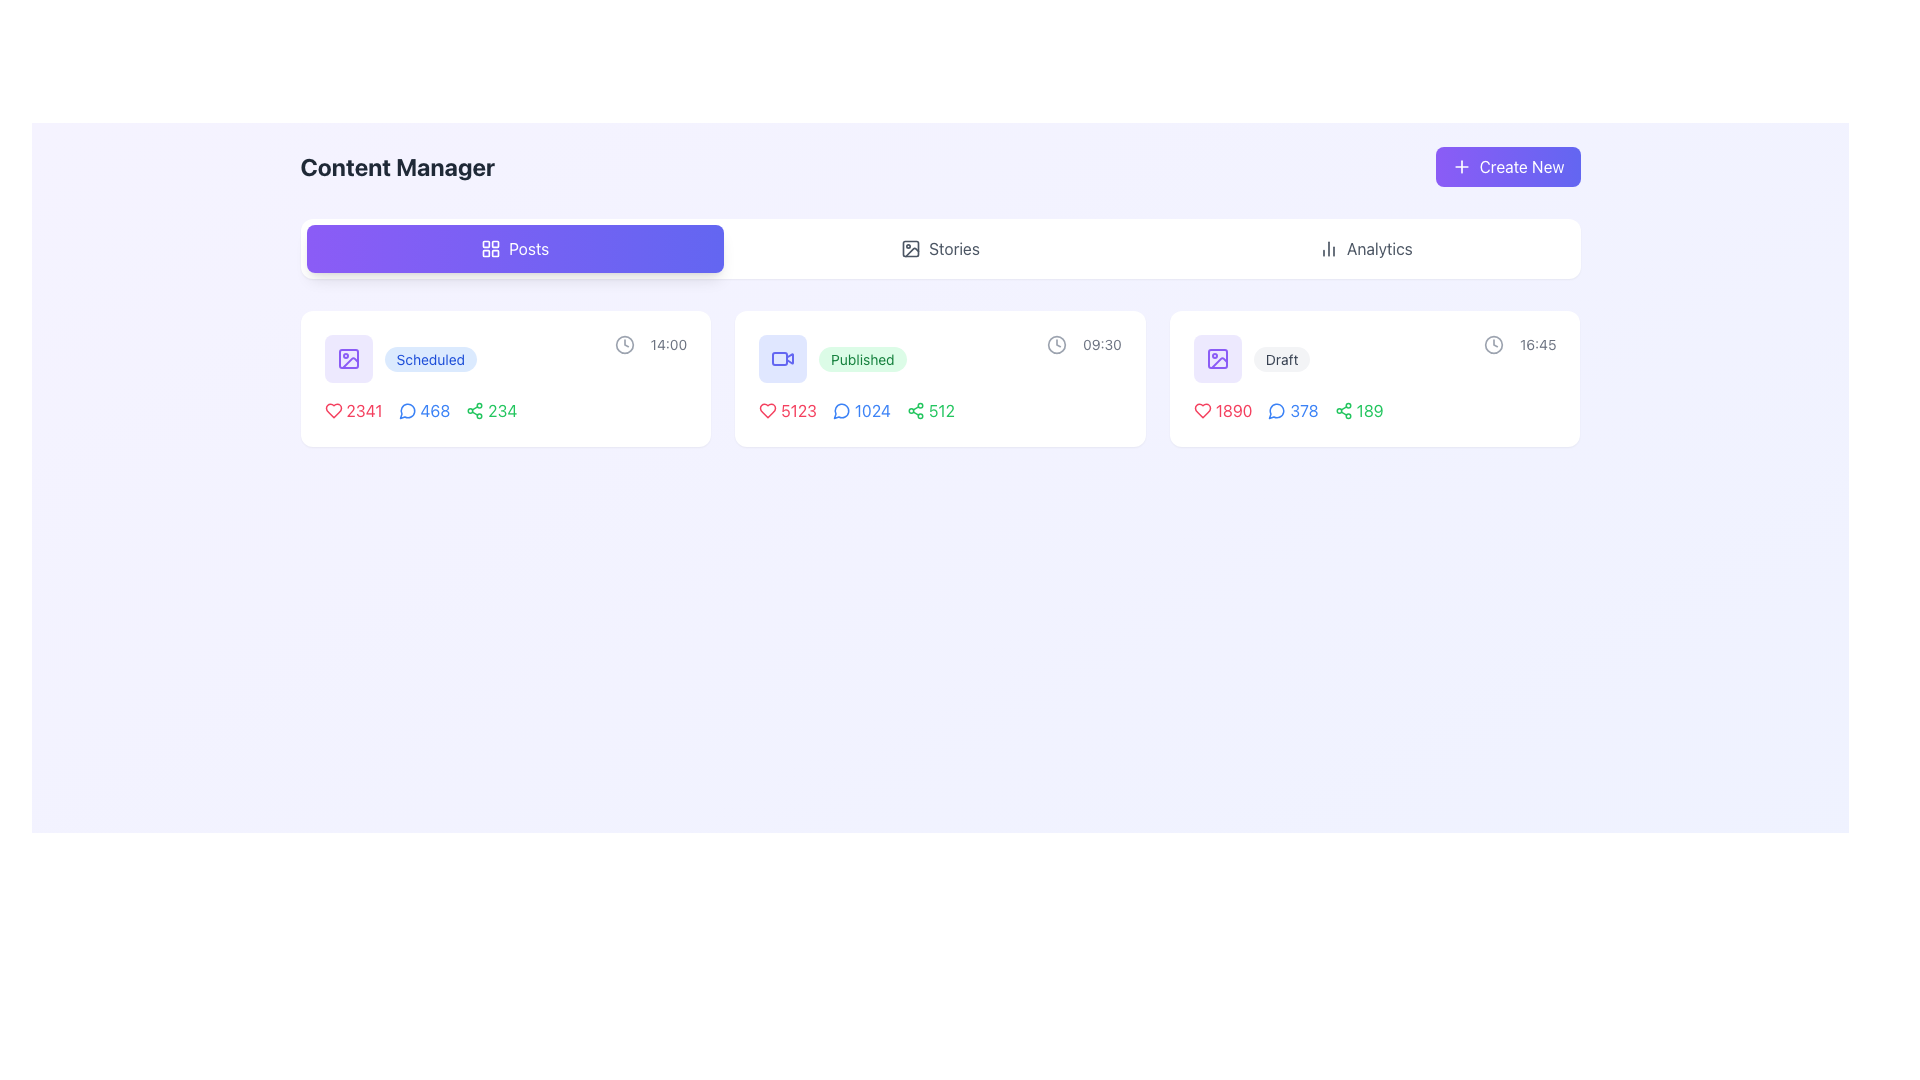  Describe the element at coordinates (861, 410) in the screenshot. I see `the numerical label '1024' styled with blue text, which is positioned next to a speech bubble icon in the middle card of a horizontally aligned set of cards` at that location.